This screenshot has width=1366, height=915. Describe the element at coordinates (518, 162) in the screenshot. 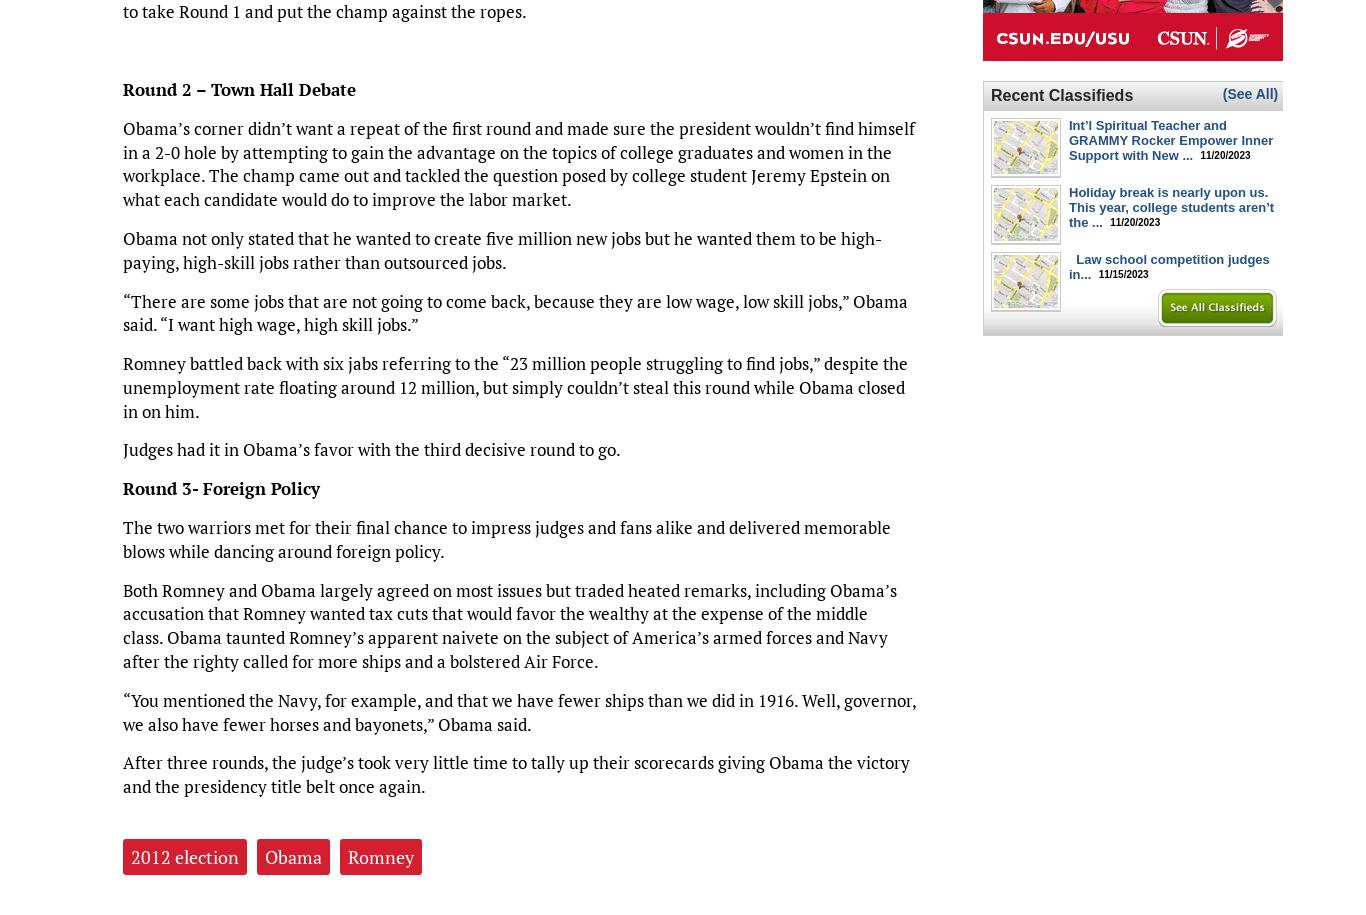

I see `'Obama’s corner didn’t want a repeat of the first round and made sure the president wouldn’t find himself in a 2-0 hole by attempting to gain the advantage on the topics of college graduates and women in the workplace. The champ came out and tackled the question posed by college student Jeremy Epstein on what each candidate would do to improve the labor market.'` at that location.